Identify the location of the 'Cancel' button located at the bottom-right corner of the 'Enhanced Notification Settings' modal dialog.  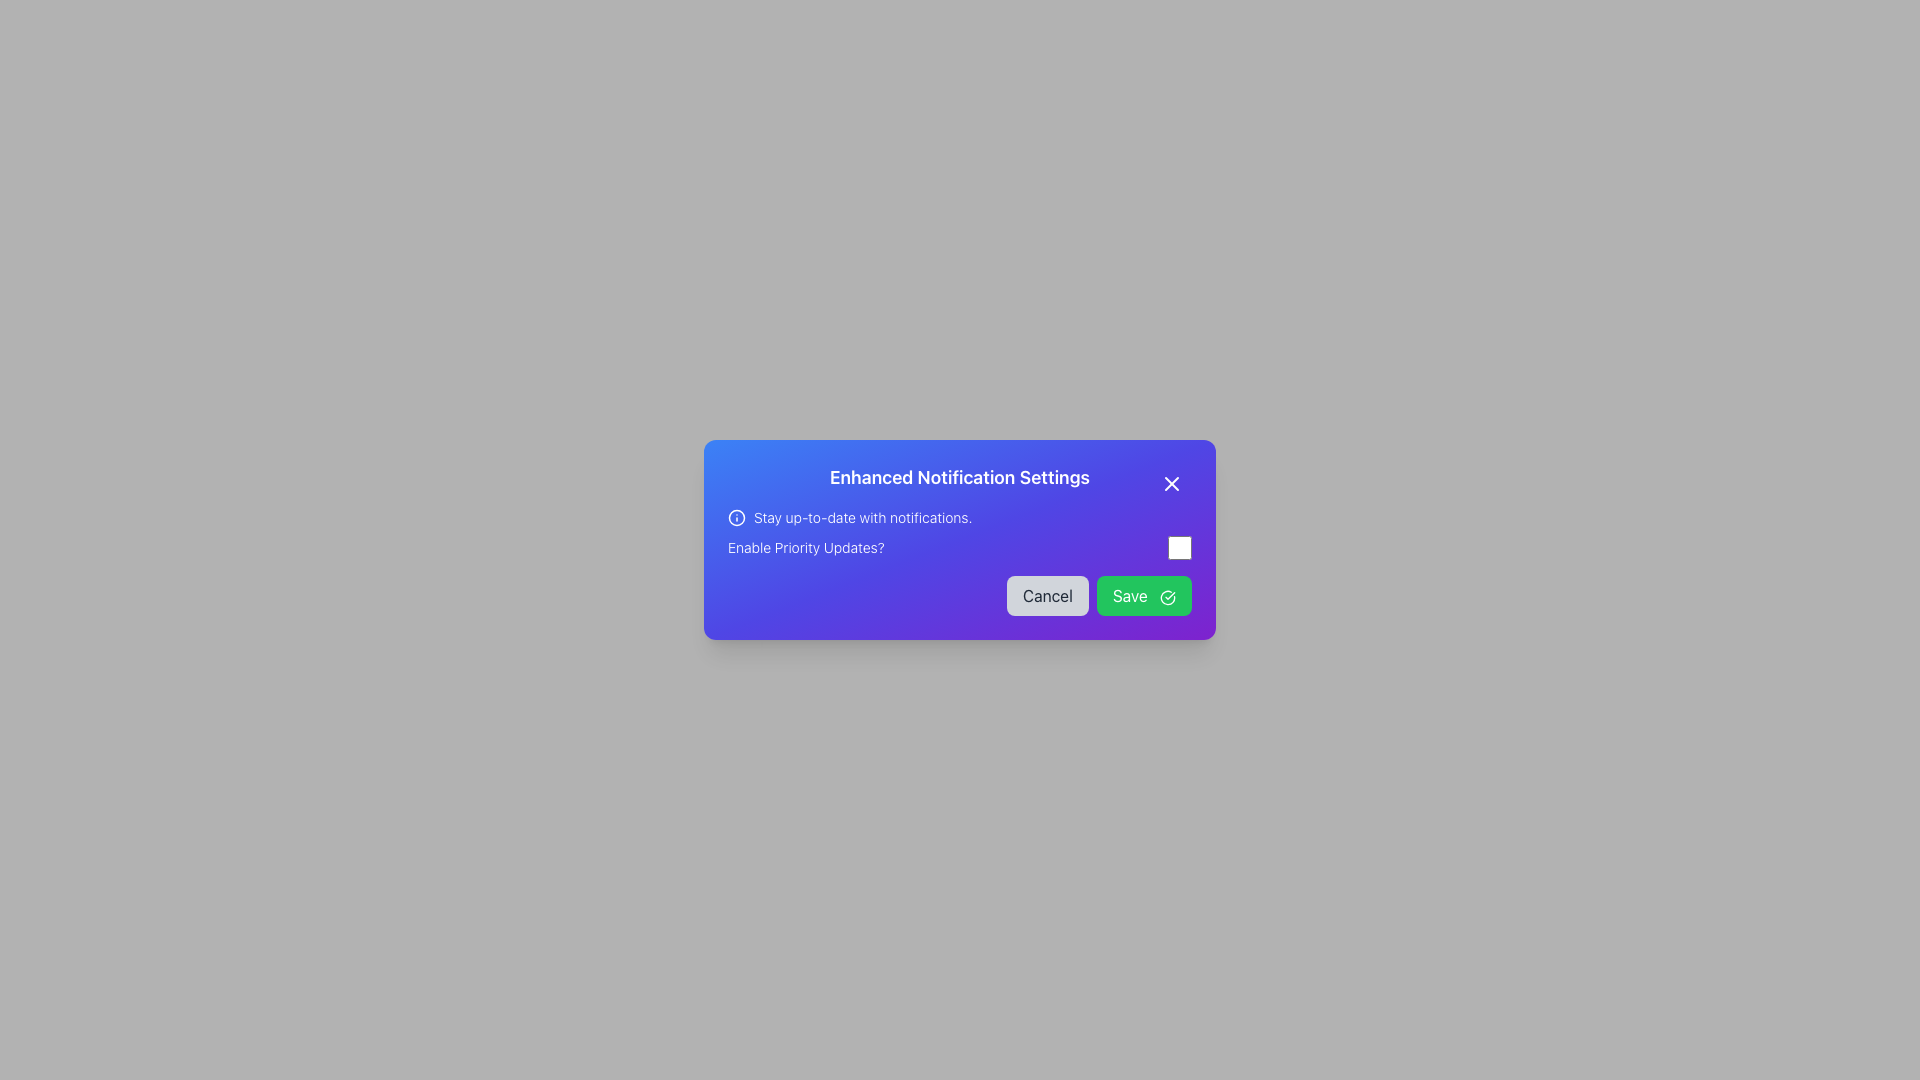
(1046, 595).